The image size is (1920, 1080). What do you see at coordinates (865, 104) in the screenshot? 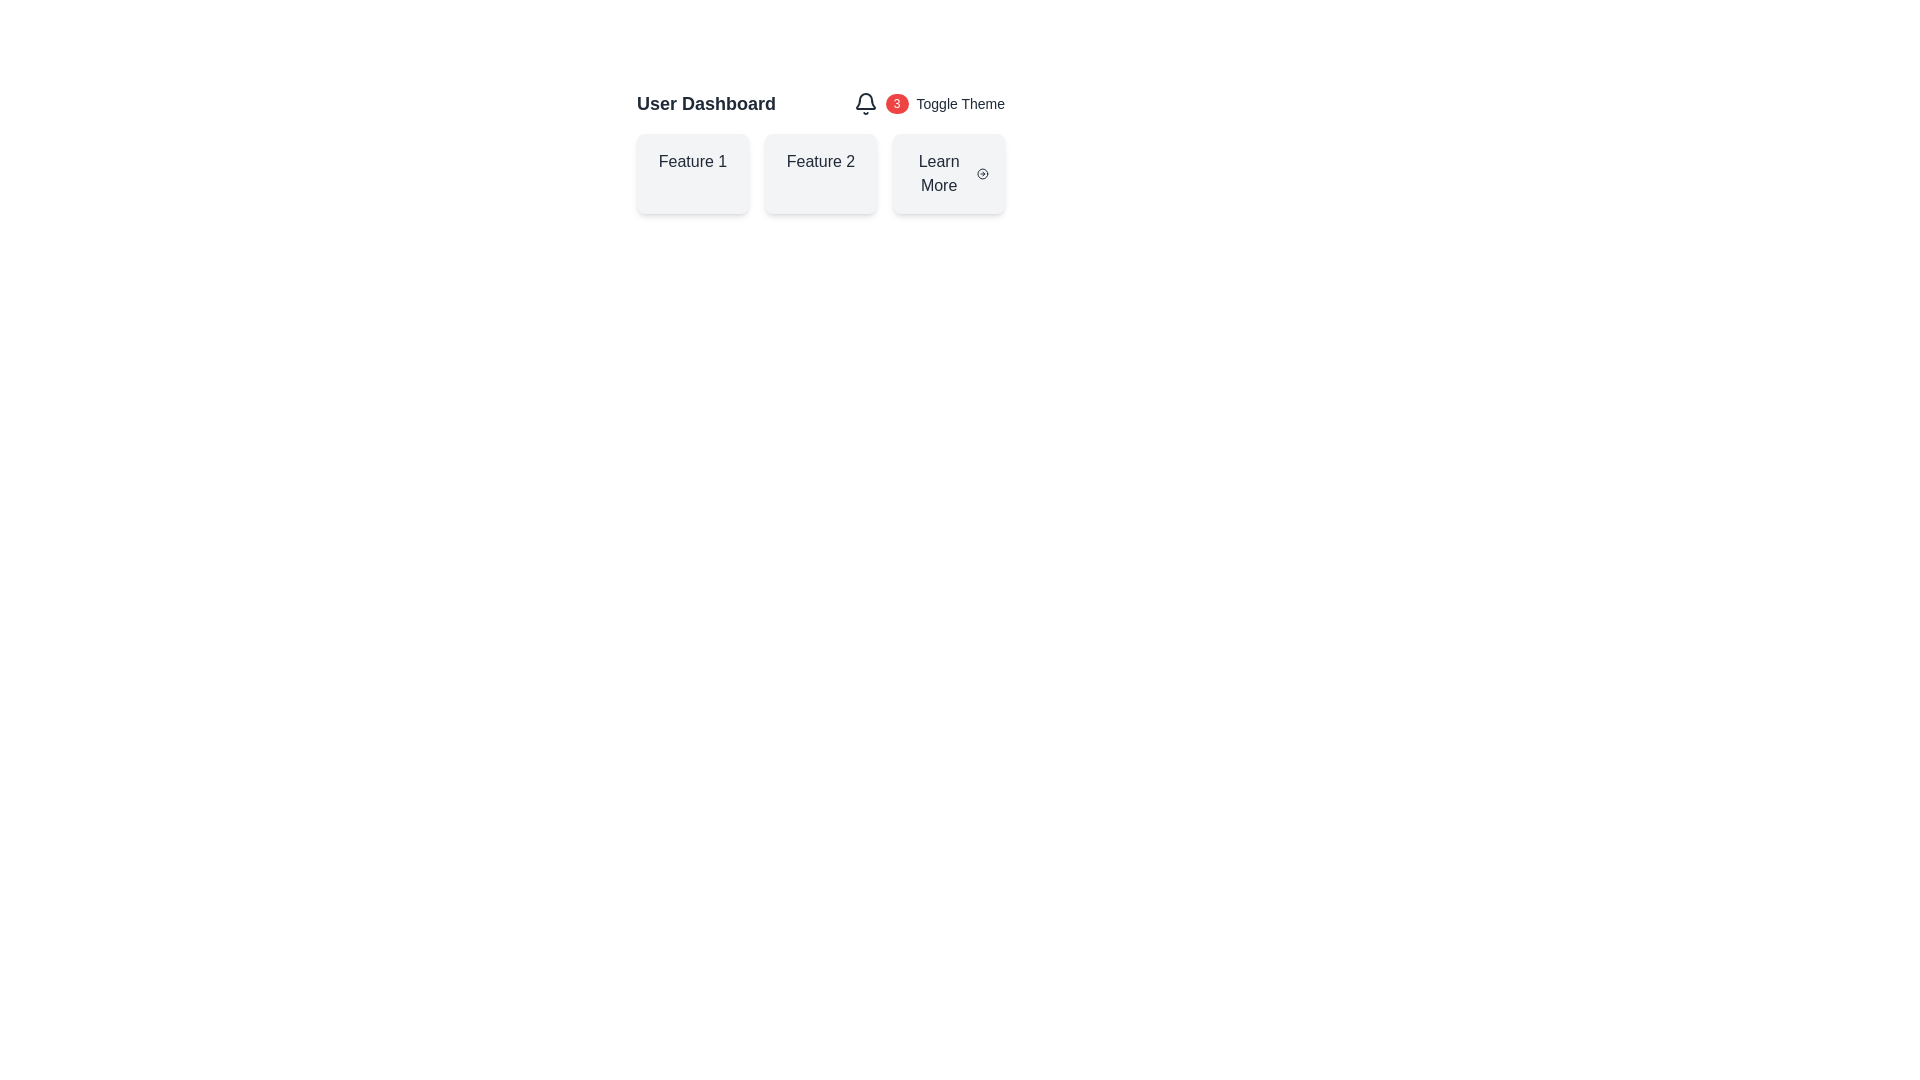
I see `the bell-shaped icon located near the top-right corner of the interface` at bounding box center [865, 104].